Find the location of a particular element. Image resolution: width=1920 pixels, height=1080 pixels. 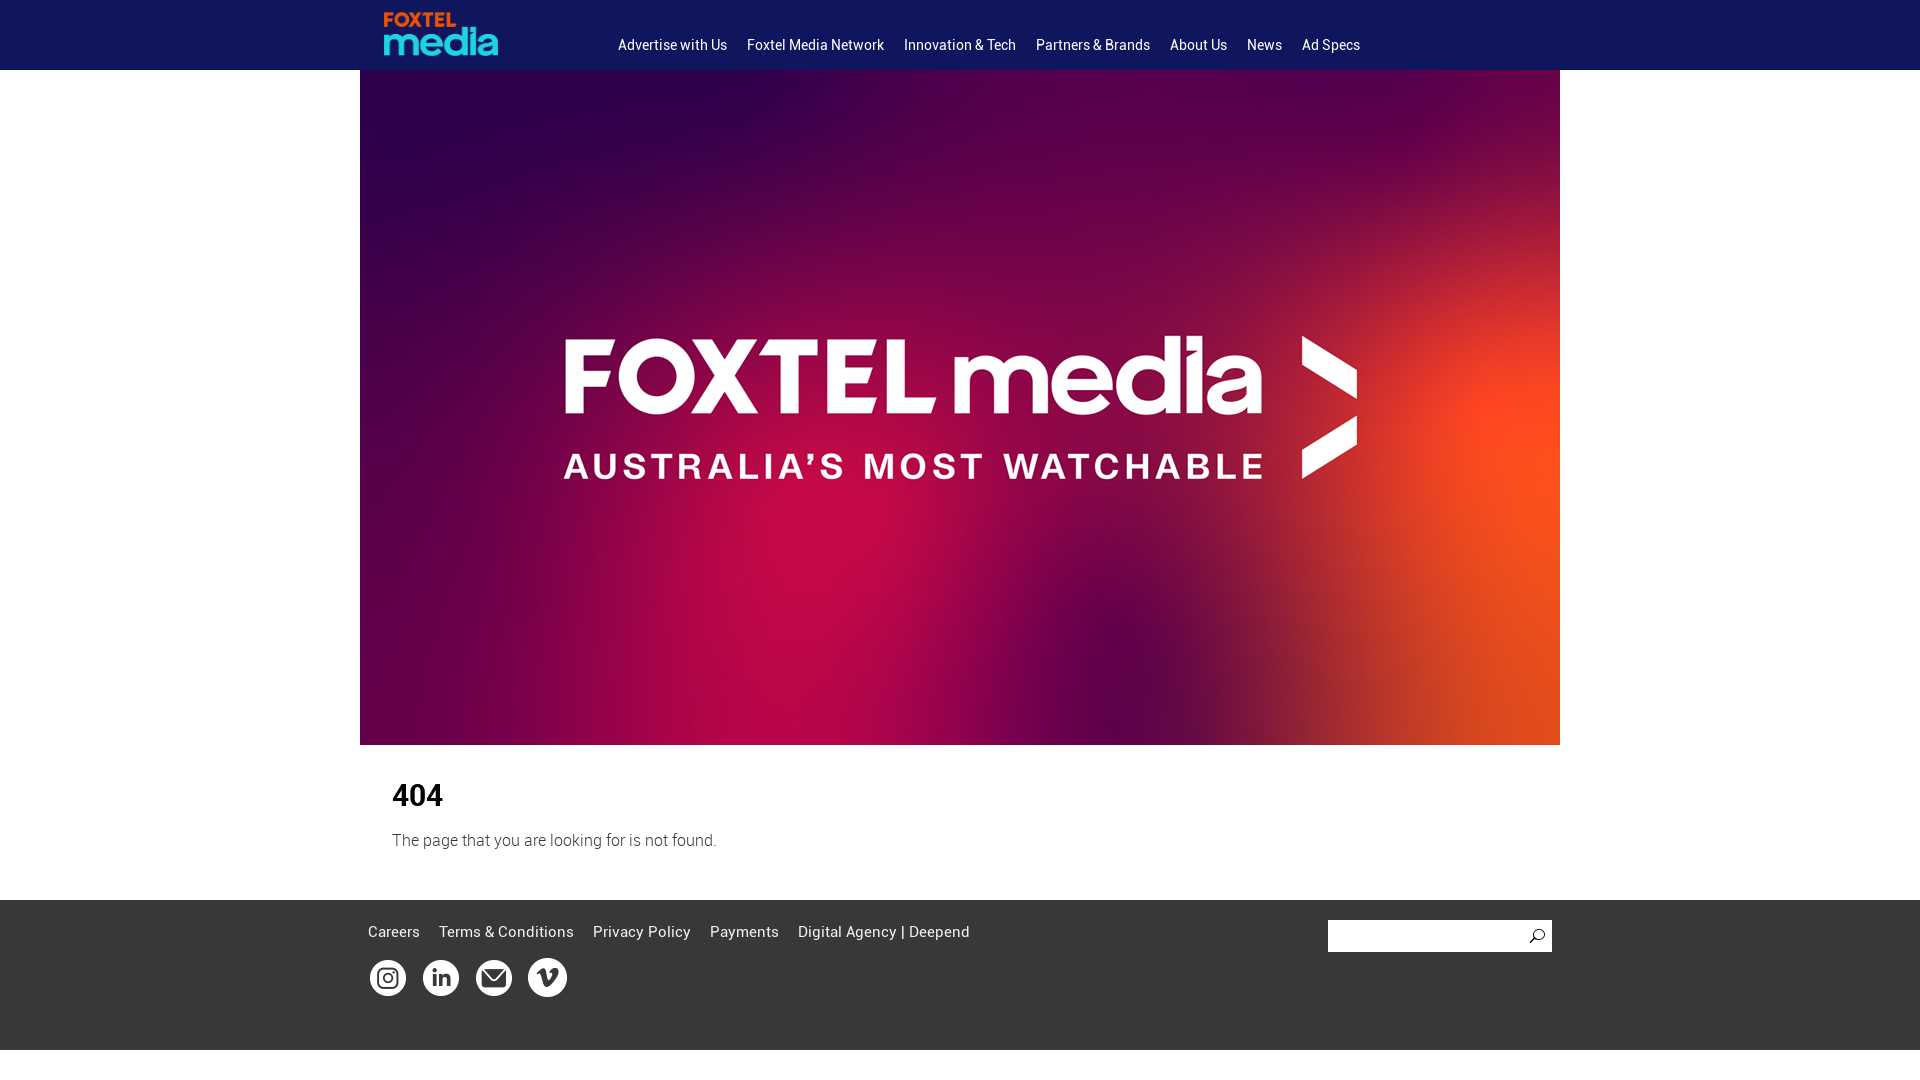

'Click to search.' is located at coordinates (1539, 936).